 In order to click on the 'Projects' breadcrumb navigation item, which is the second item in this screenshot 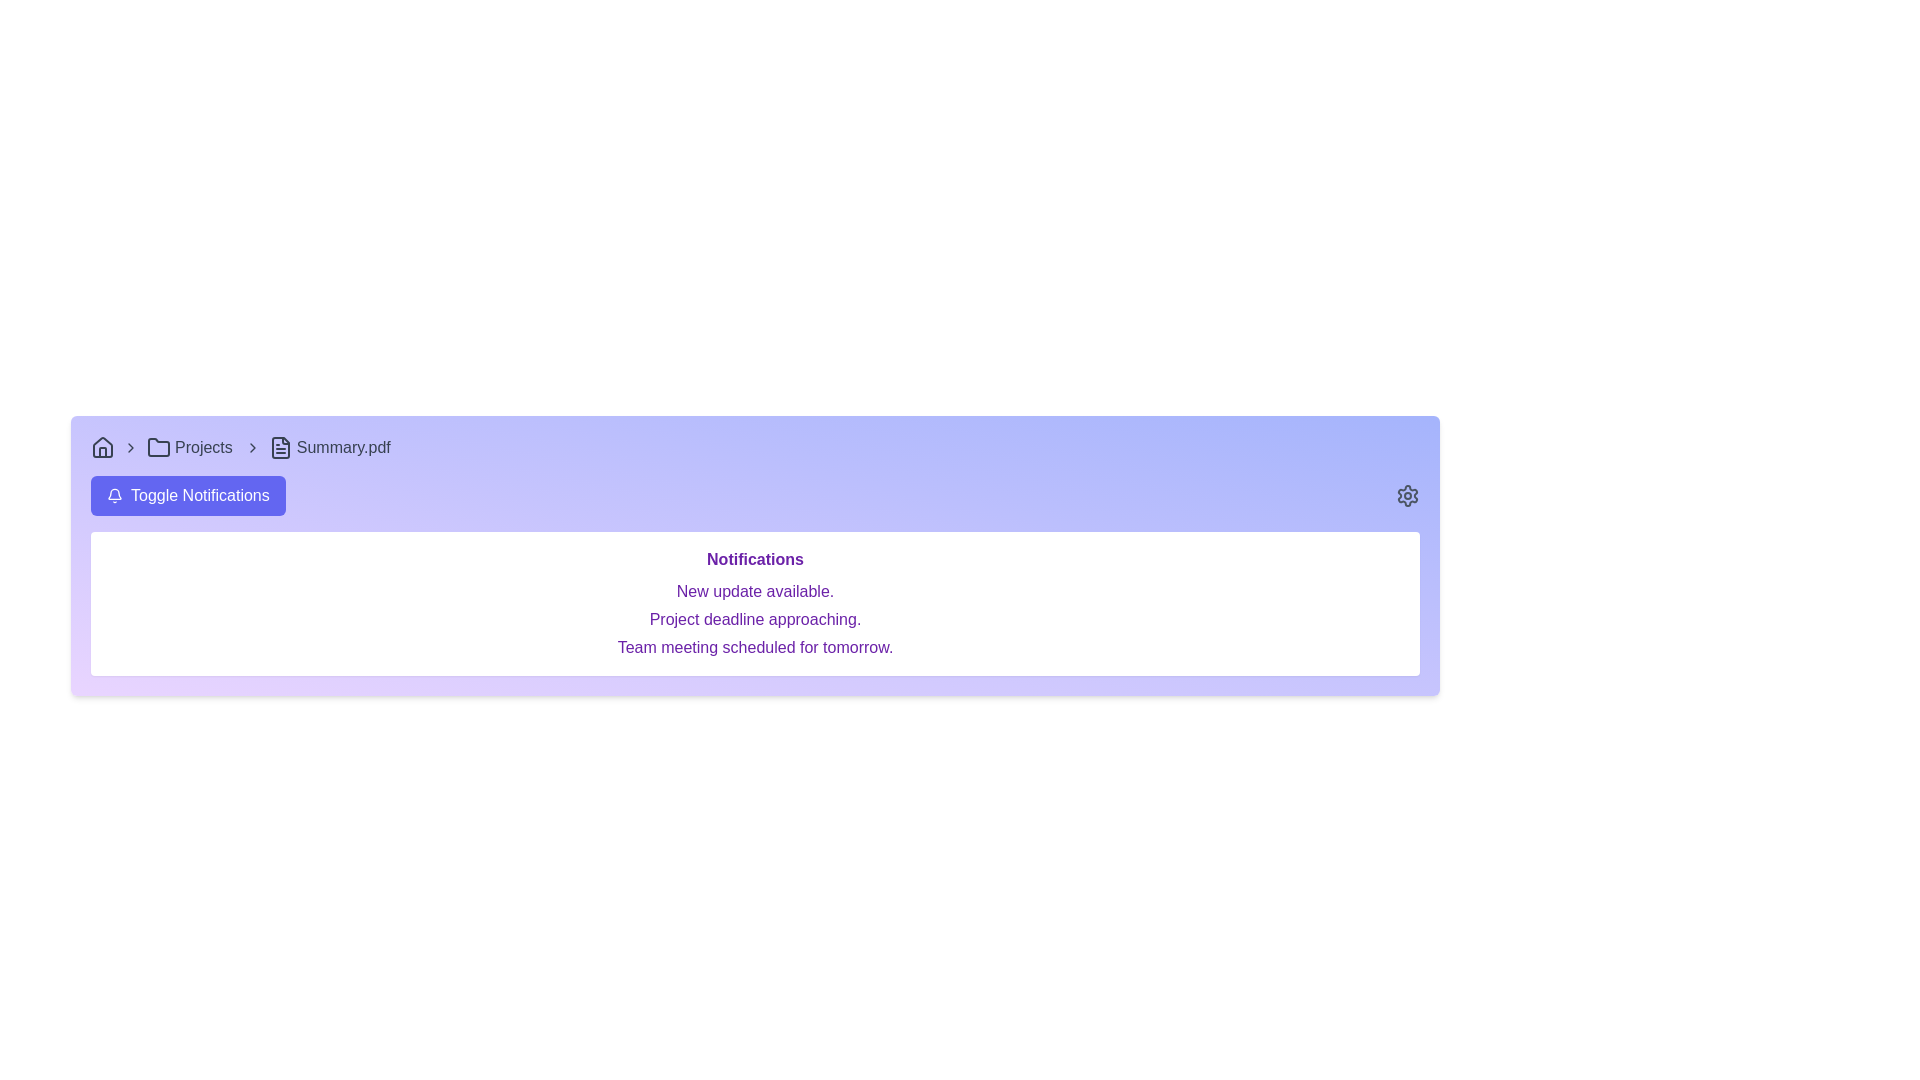, I will do `click(207, 446)`.